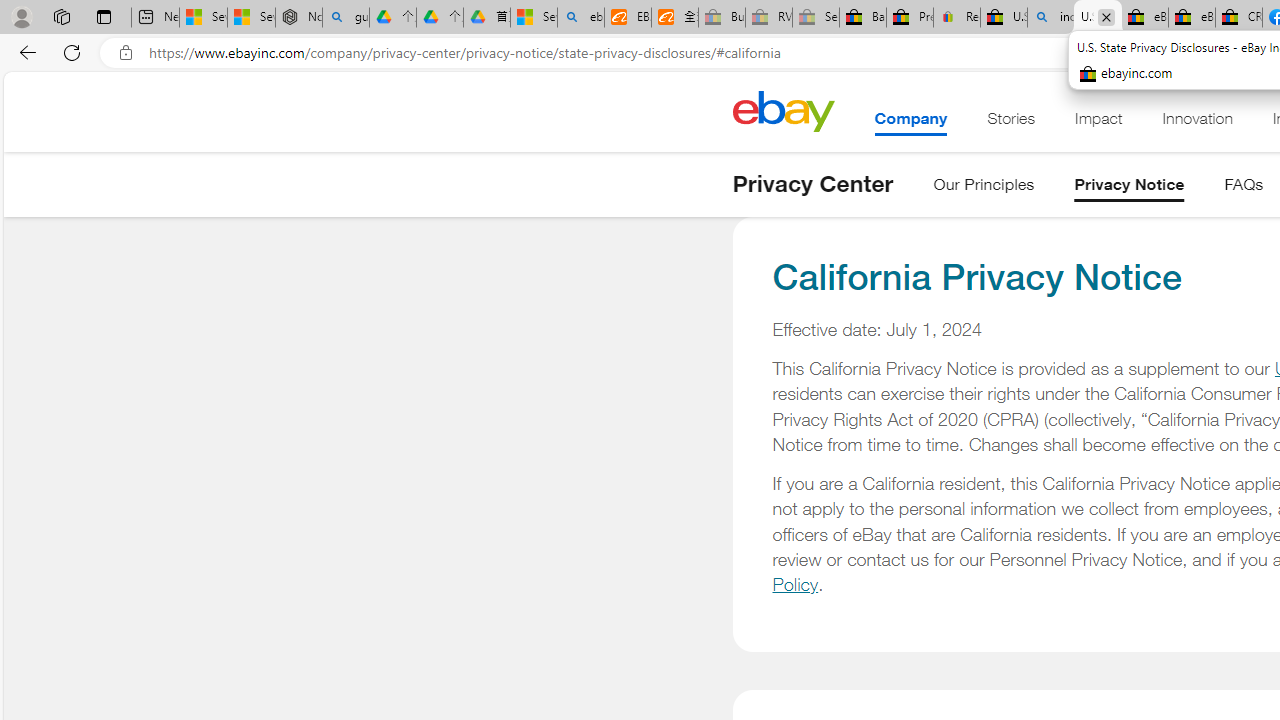 The width and height of the screenshot is (1280, 720). What do you see at coordinates (1049, 17) in the screenshot?
I see `'including - Search'` at bounding box center [1049, 17].